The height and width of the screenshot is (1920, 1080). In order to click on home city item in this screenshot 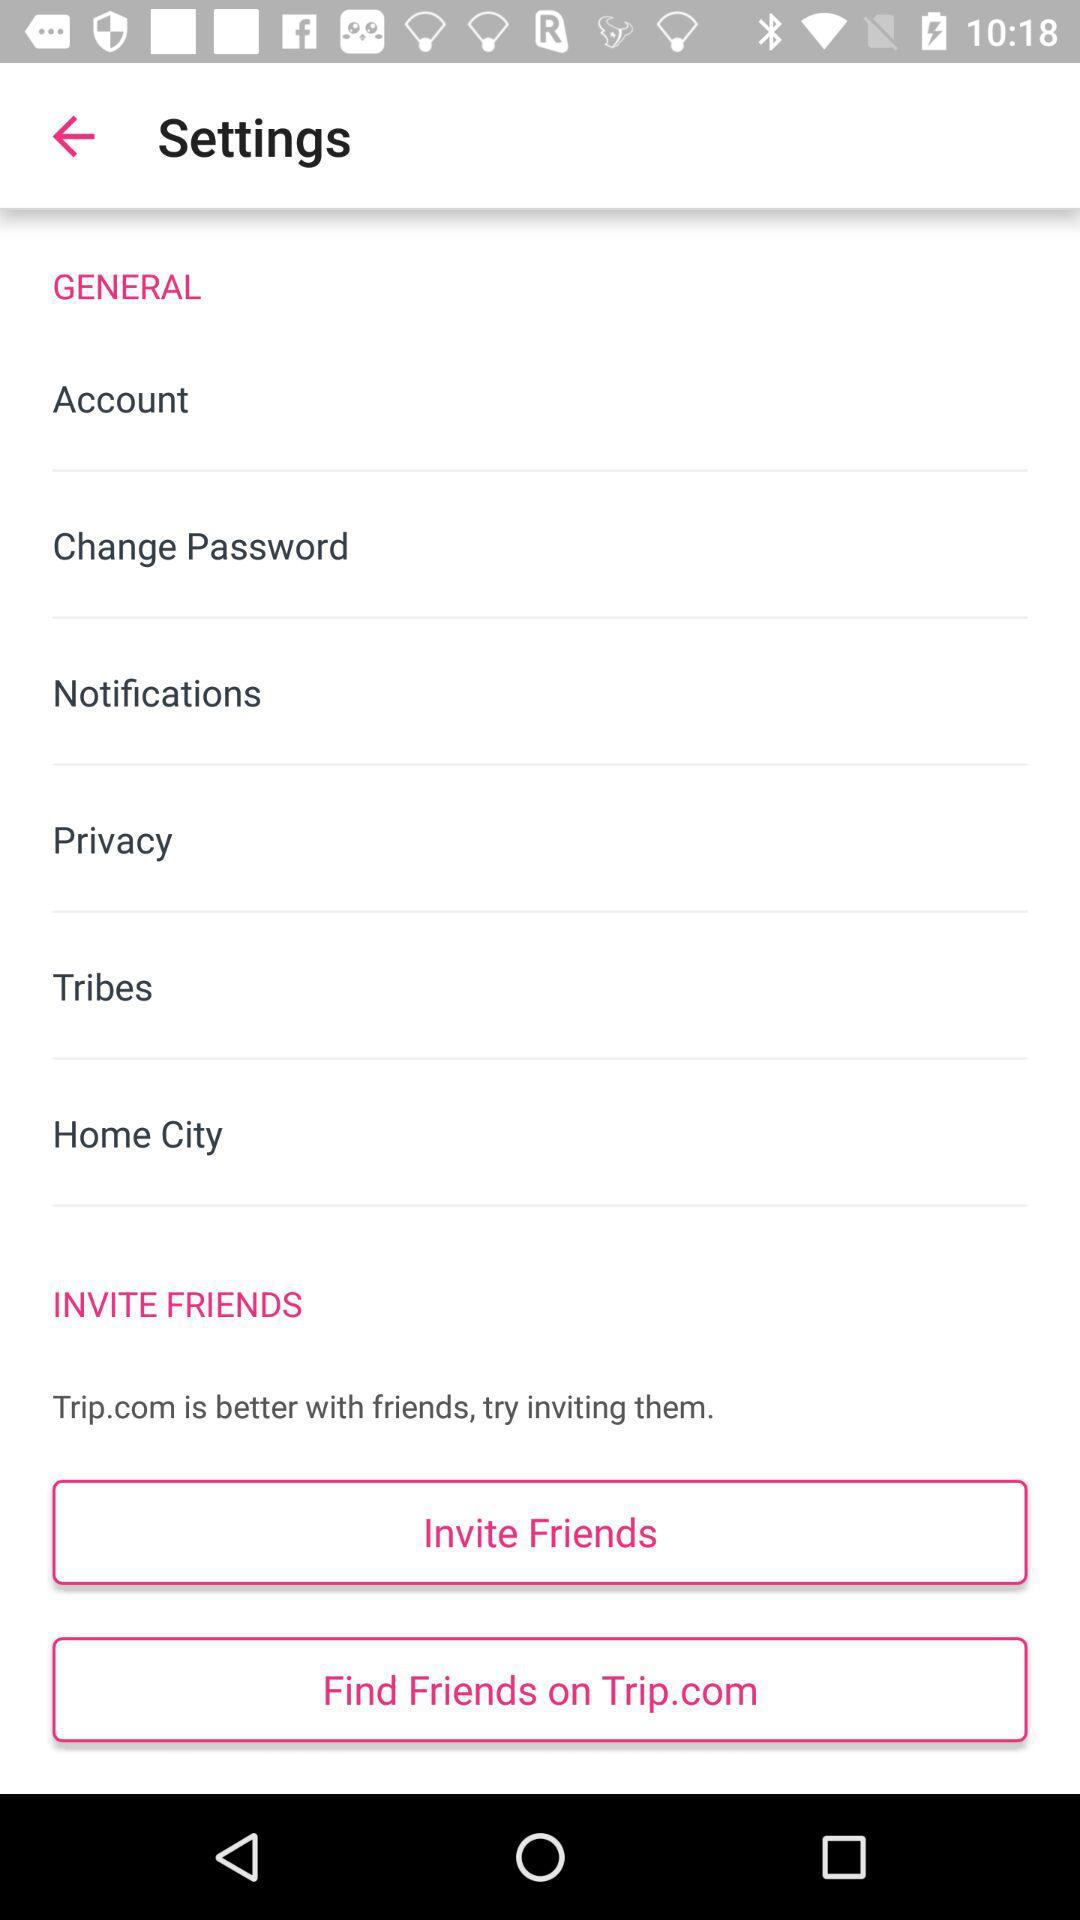, I will do `click(540, 1133)`.